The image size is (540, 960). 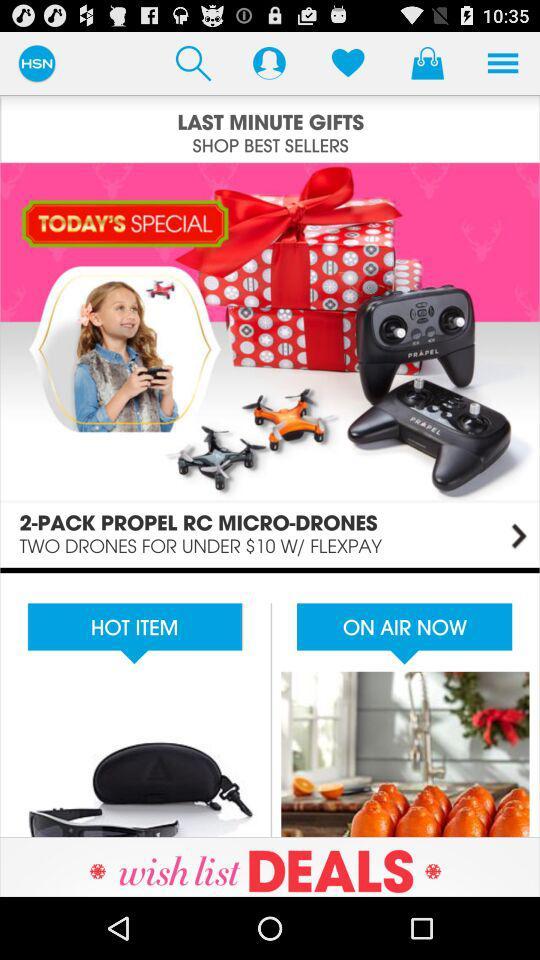 I want to click on to favorites, so click(x=347, y=62).